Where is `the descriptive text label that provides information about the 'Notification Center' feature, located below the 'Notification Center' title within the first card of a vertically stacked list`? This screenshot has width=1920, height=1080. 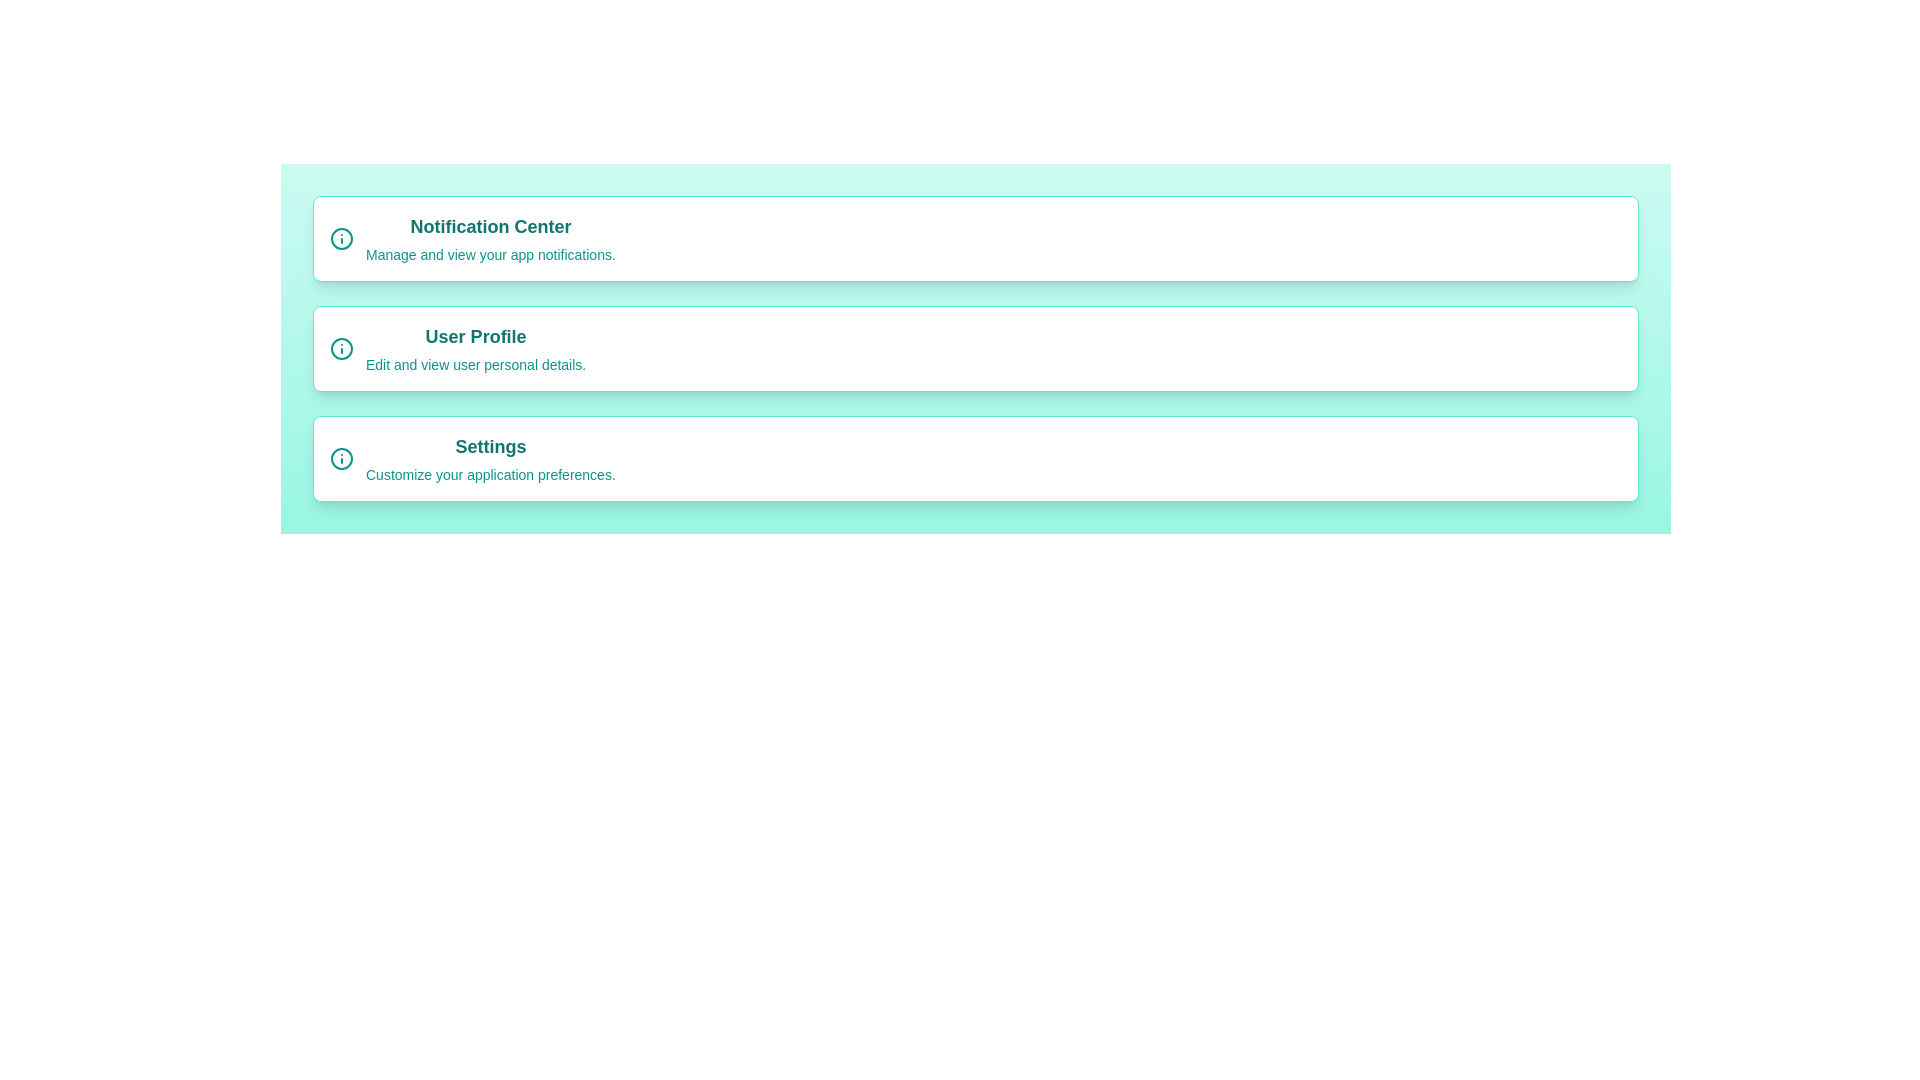 the descriptive text label that provides information about the 'Notification Center' feature, located below the 'Notification Center' title within the first card of a vertically stacked list is located at coordinates (490, 253).